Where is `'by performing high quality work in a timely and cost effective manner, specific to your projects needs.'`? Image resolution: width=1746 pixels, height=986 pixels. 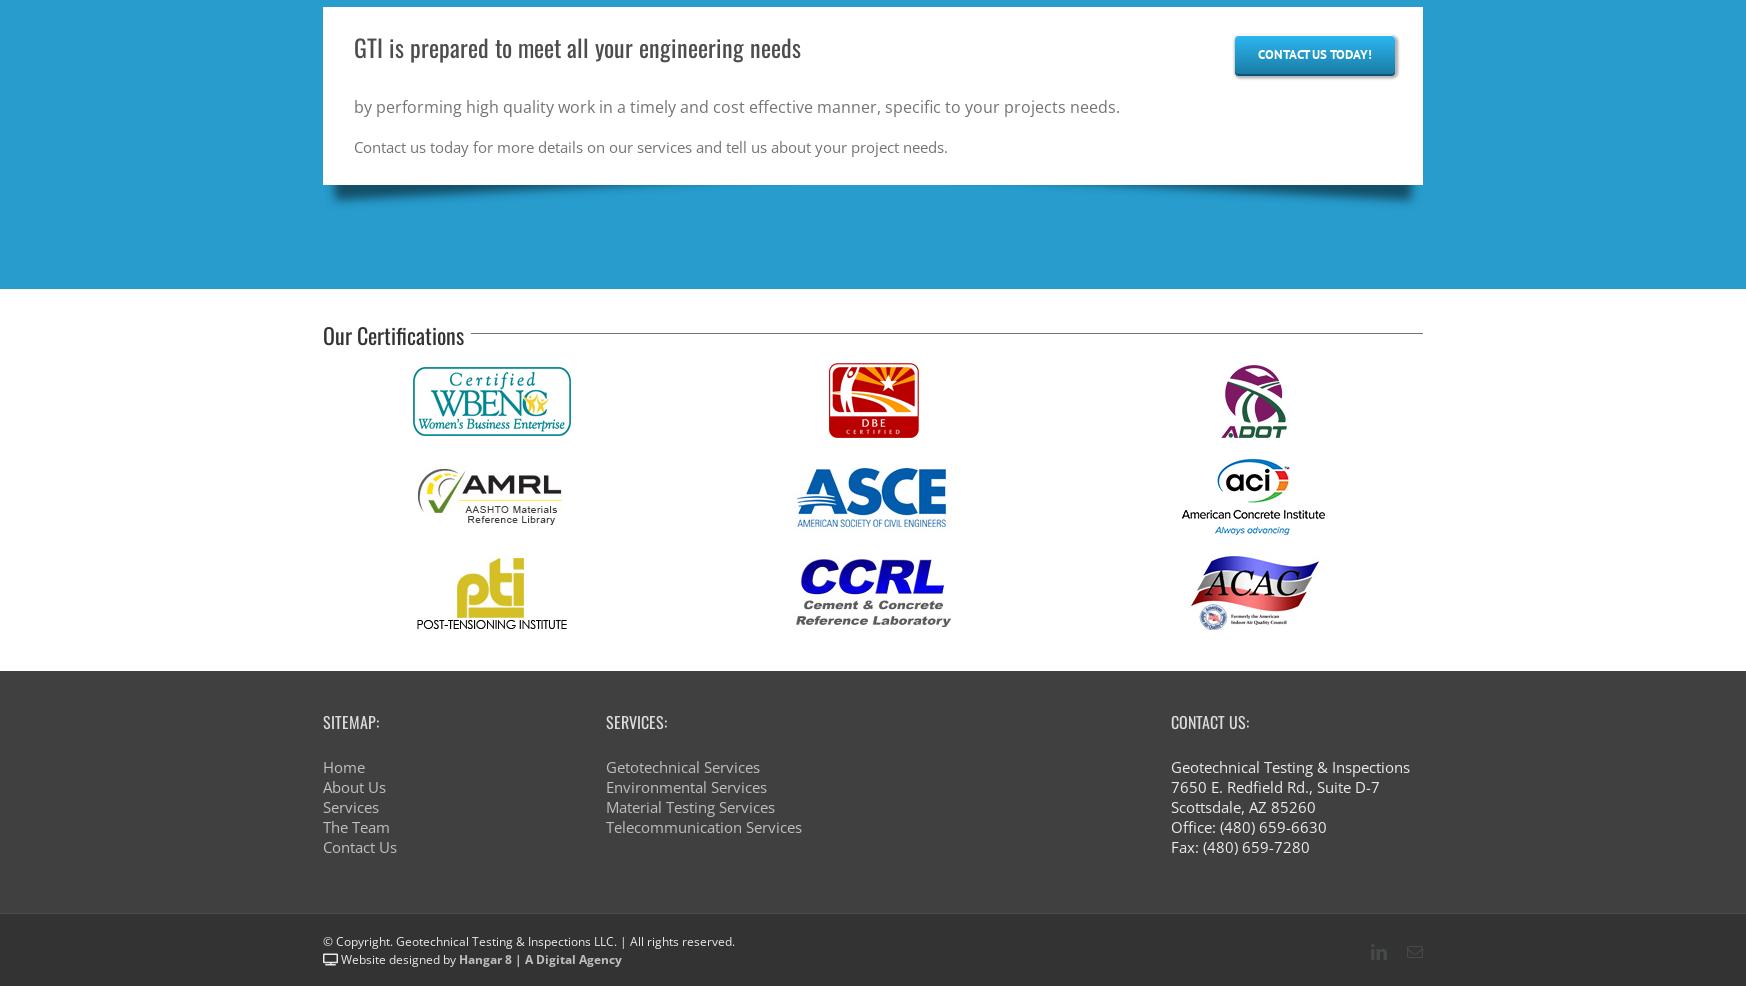 'by performing high quality work in a timely and cost effective manner, specific to your projects needs.' is located at coordinates (735, 107).